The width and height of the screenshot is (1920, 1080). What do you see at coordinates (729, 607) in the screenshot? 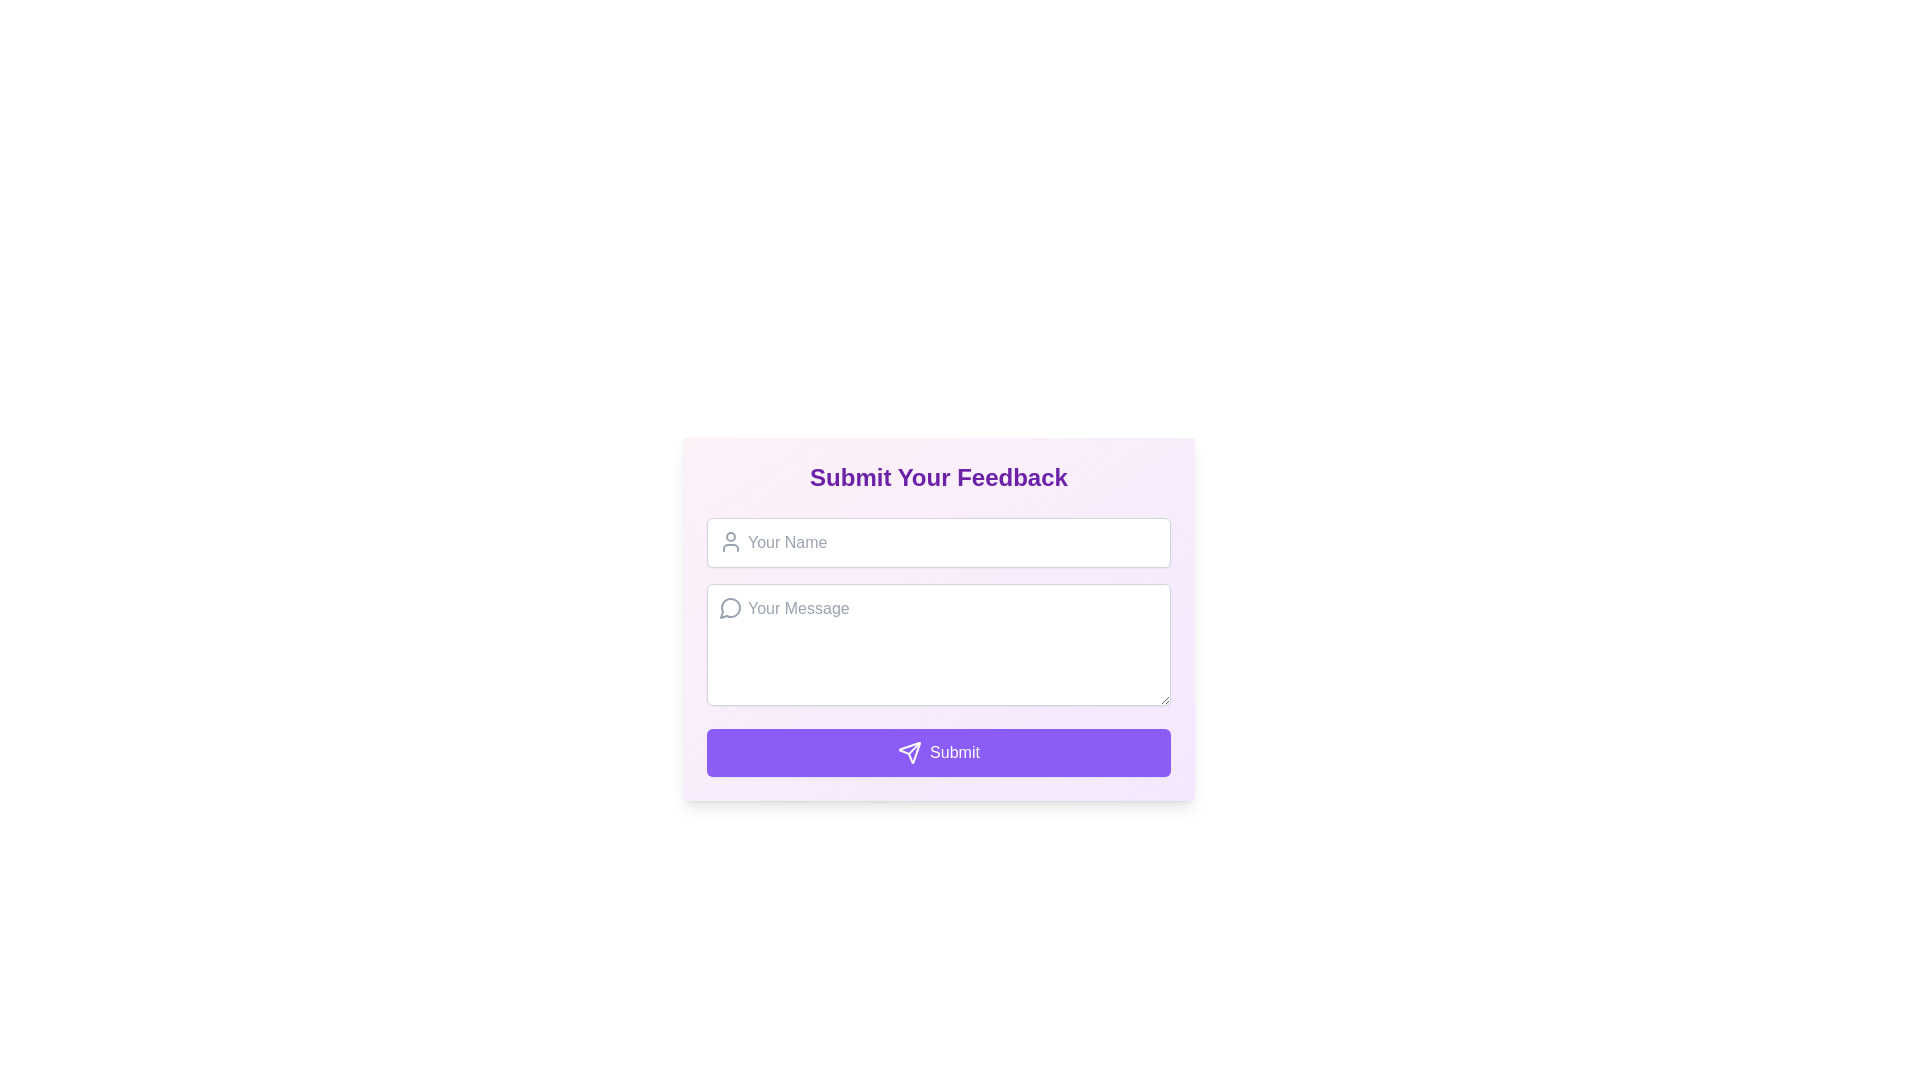
I see `the decorative icon graphic located to the left of the 'Your Message' input field in the feedback form` at bounding box center [729, 607].